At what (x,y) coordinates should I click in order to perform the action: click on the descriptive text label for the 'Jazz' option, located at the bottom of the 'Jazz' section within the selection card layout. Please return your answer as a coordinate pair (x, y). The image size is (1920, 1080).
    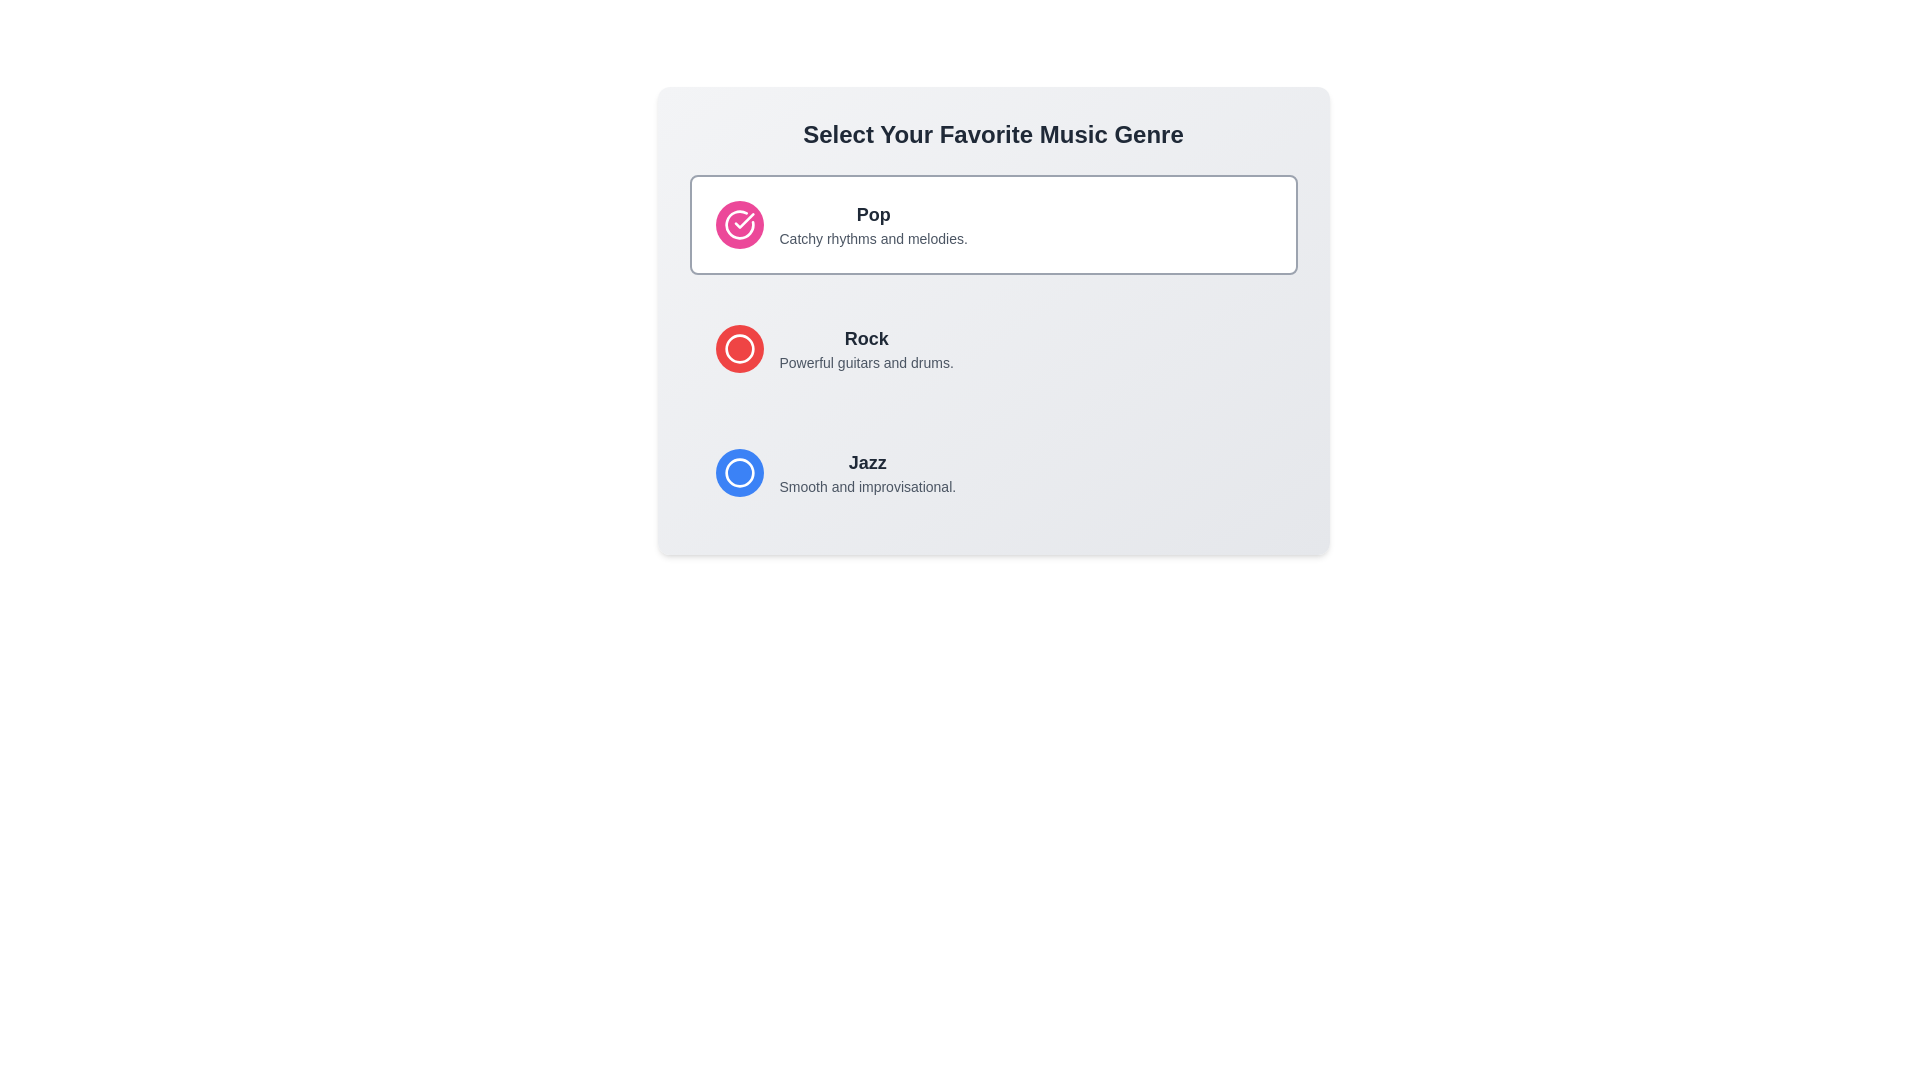
    Looking at the image, I should click on (867, 486).